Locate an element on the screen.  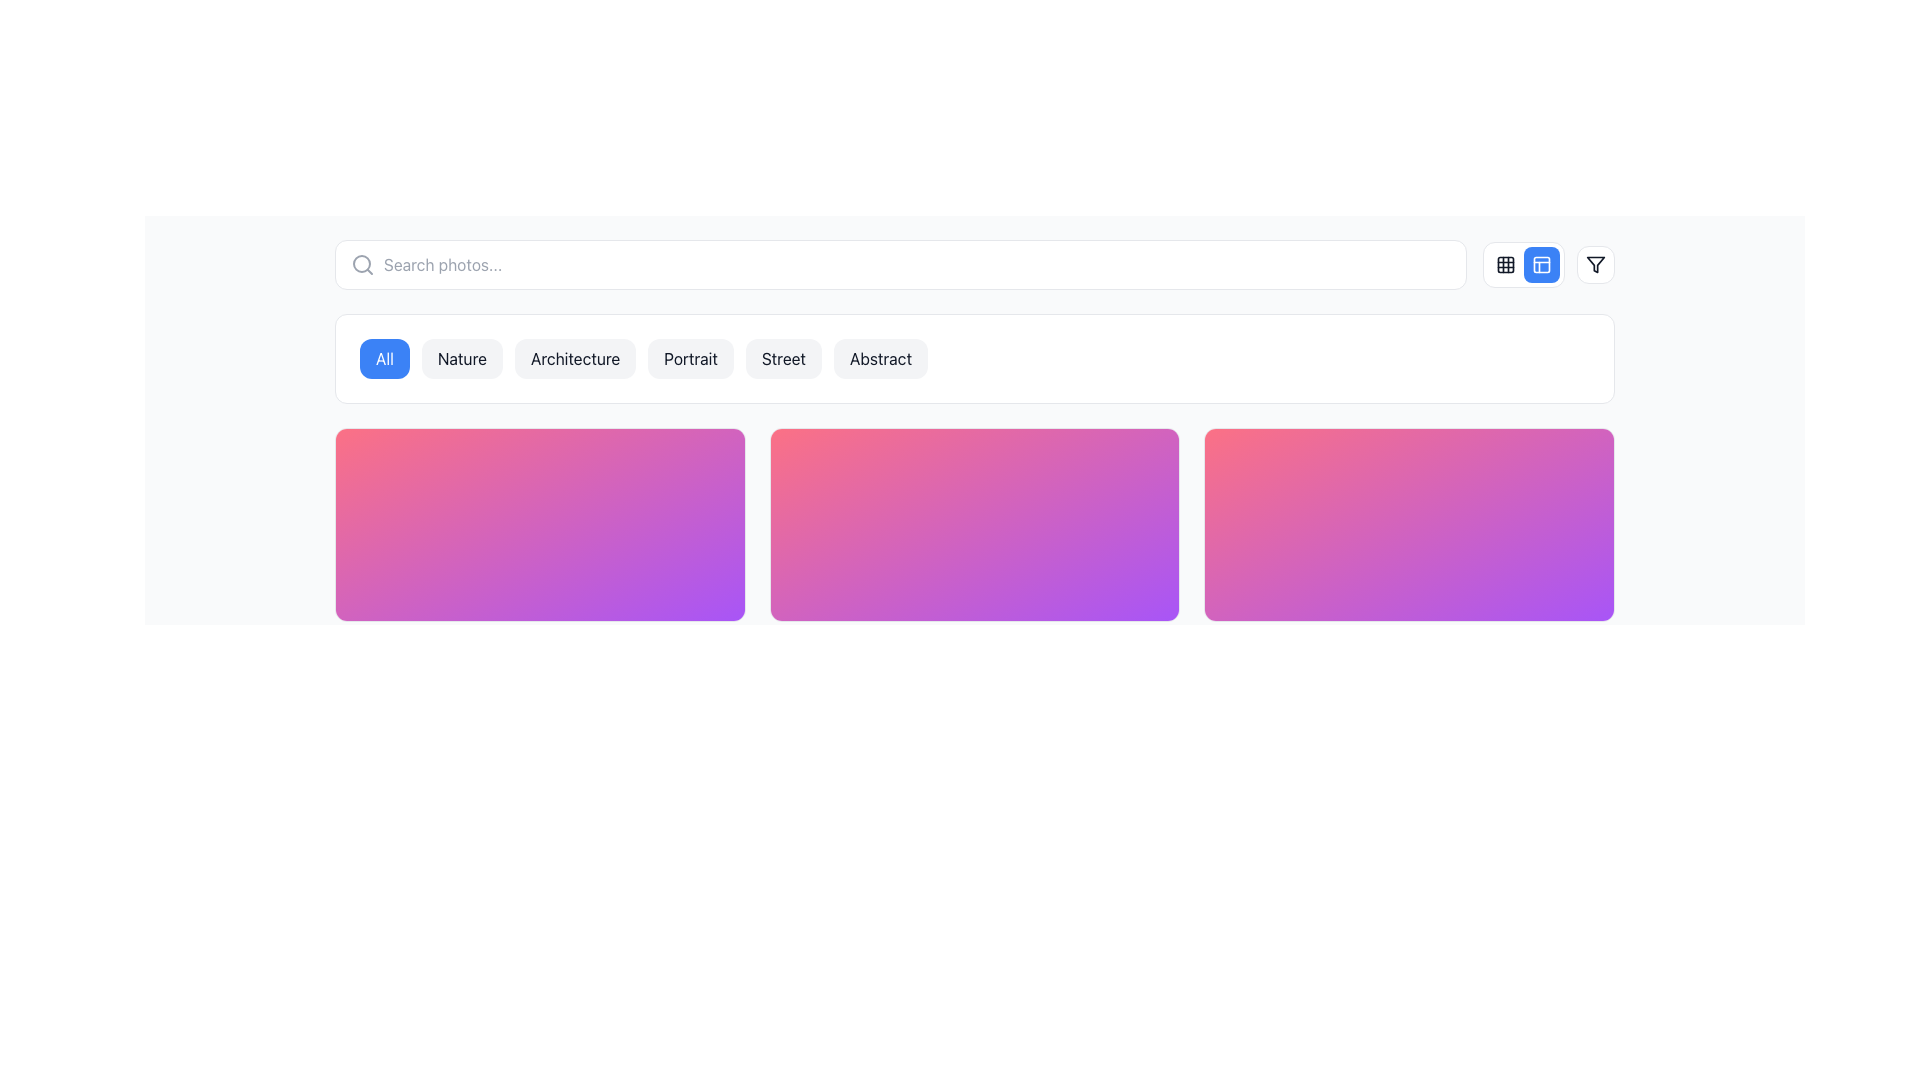
the 'Nature' filter button, which is the second button in a row of category selectors is located at coordinates (461, 357).